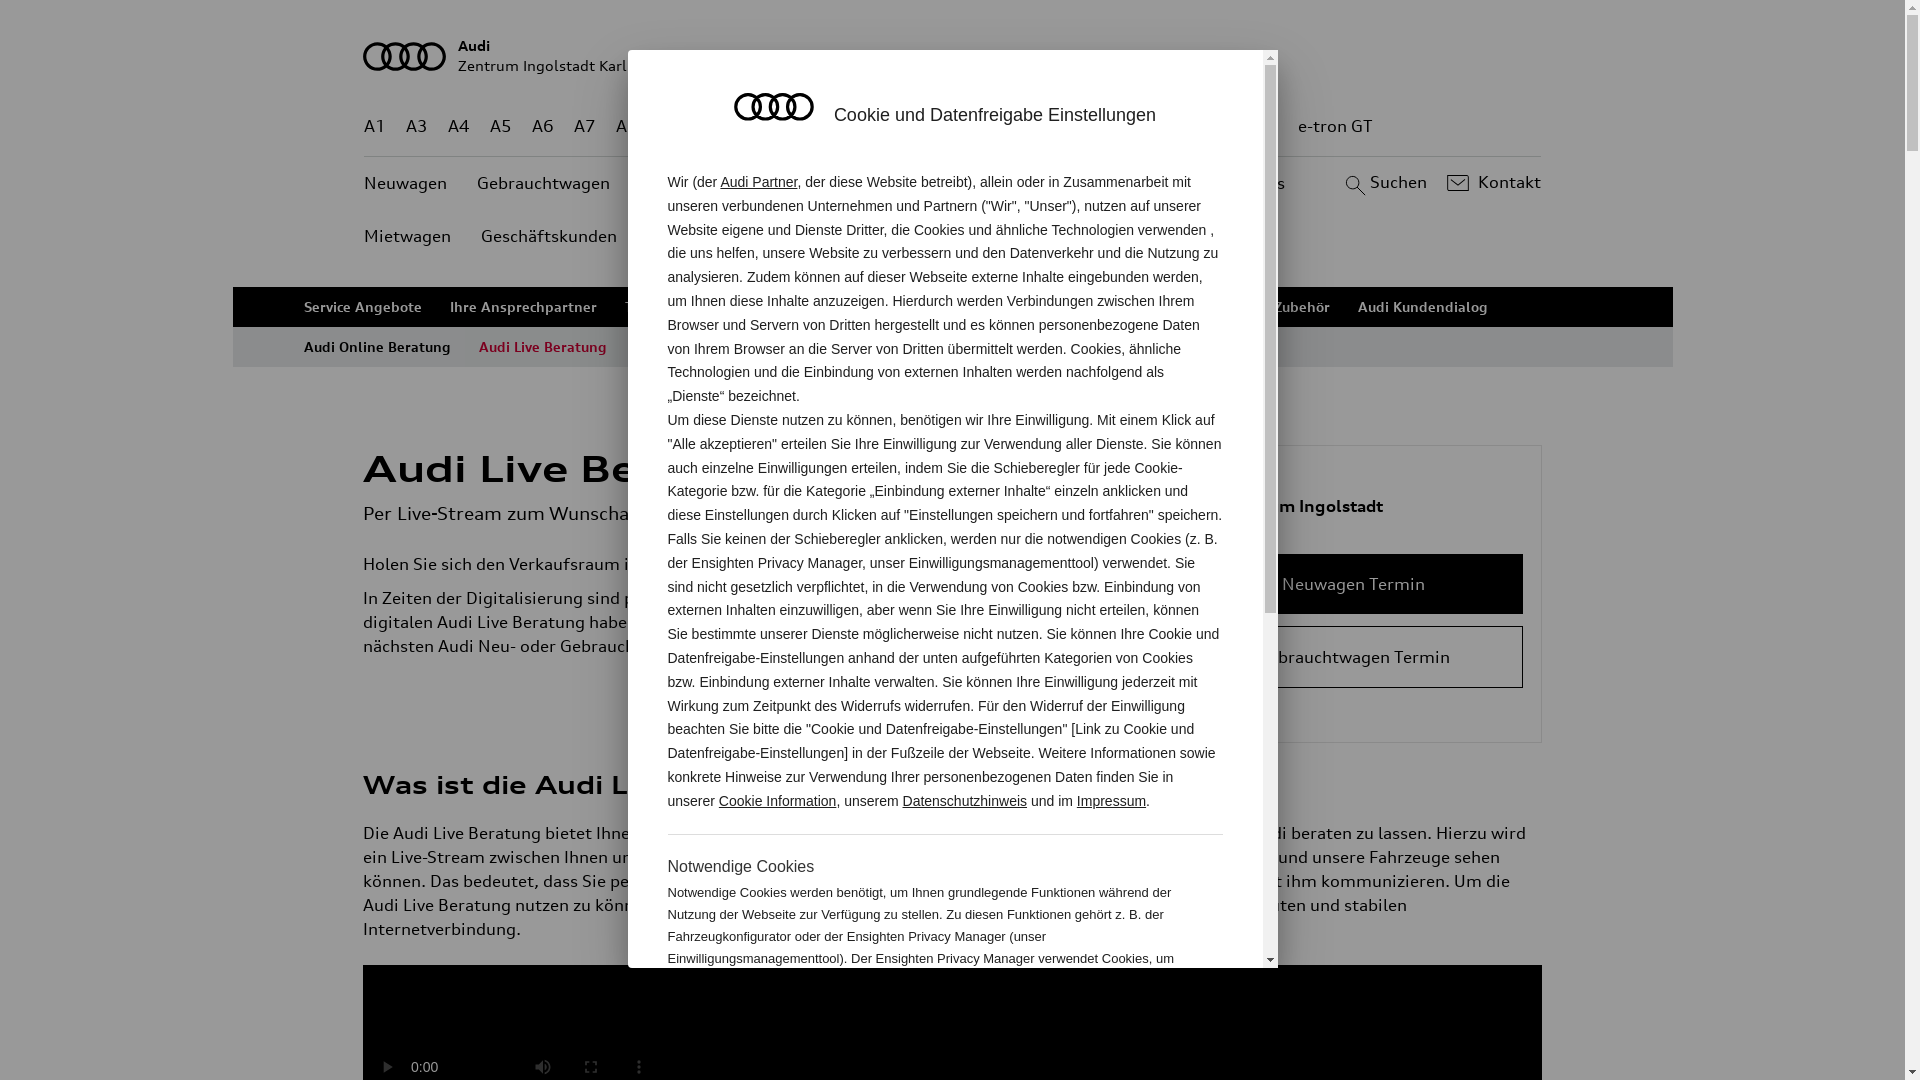 The width and height of the screenshot is (1920, 1080). What do you see at coordinates (543, 183) in the screenshot?
I see `'Gebrauchtwagen'` at bounding box center [543, 183].